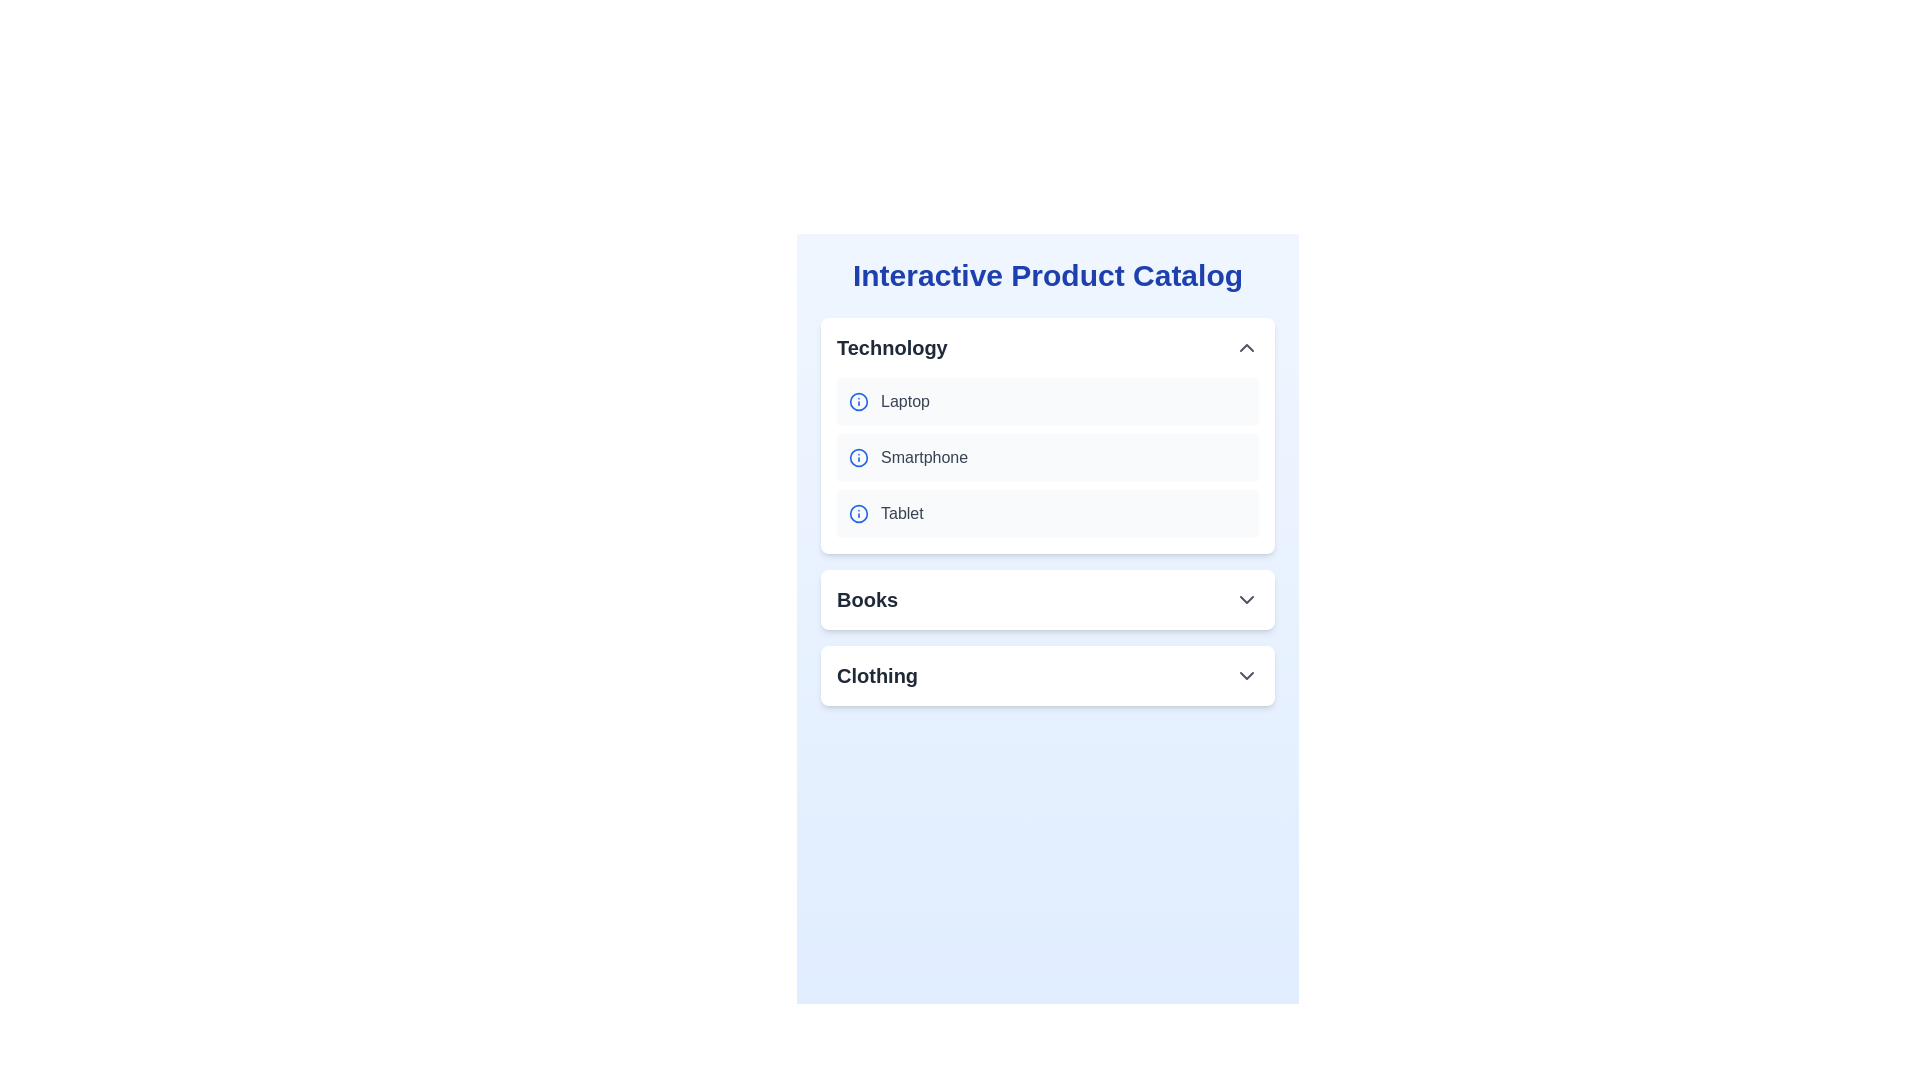 The height and width of the screenshot is (1080, 1920). What do you see at coordinates (904, 401) in the screenshot?
I see `static text label 'Laptop' which is the first item in the 'Technology' category list, styled in a clean sans-serif font with a black color on a light gray background` at bounding box center [904, 401].